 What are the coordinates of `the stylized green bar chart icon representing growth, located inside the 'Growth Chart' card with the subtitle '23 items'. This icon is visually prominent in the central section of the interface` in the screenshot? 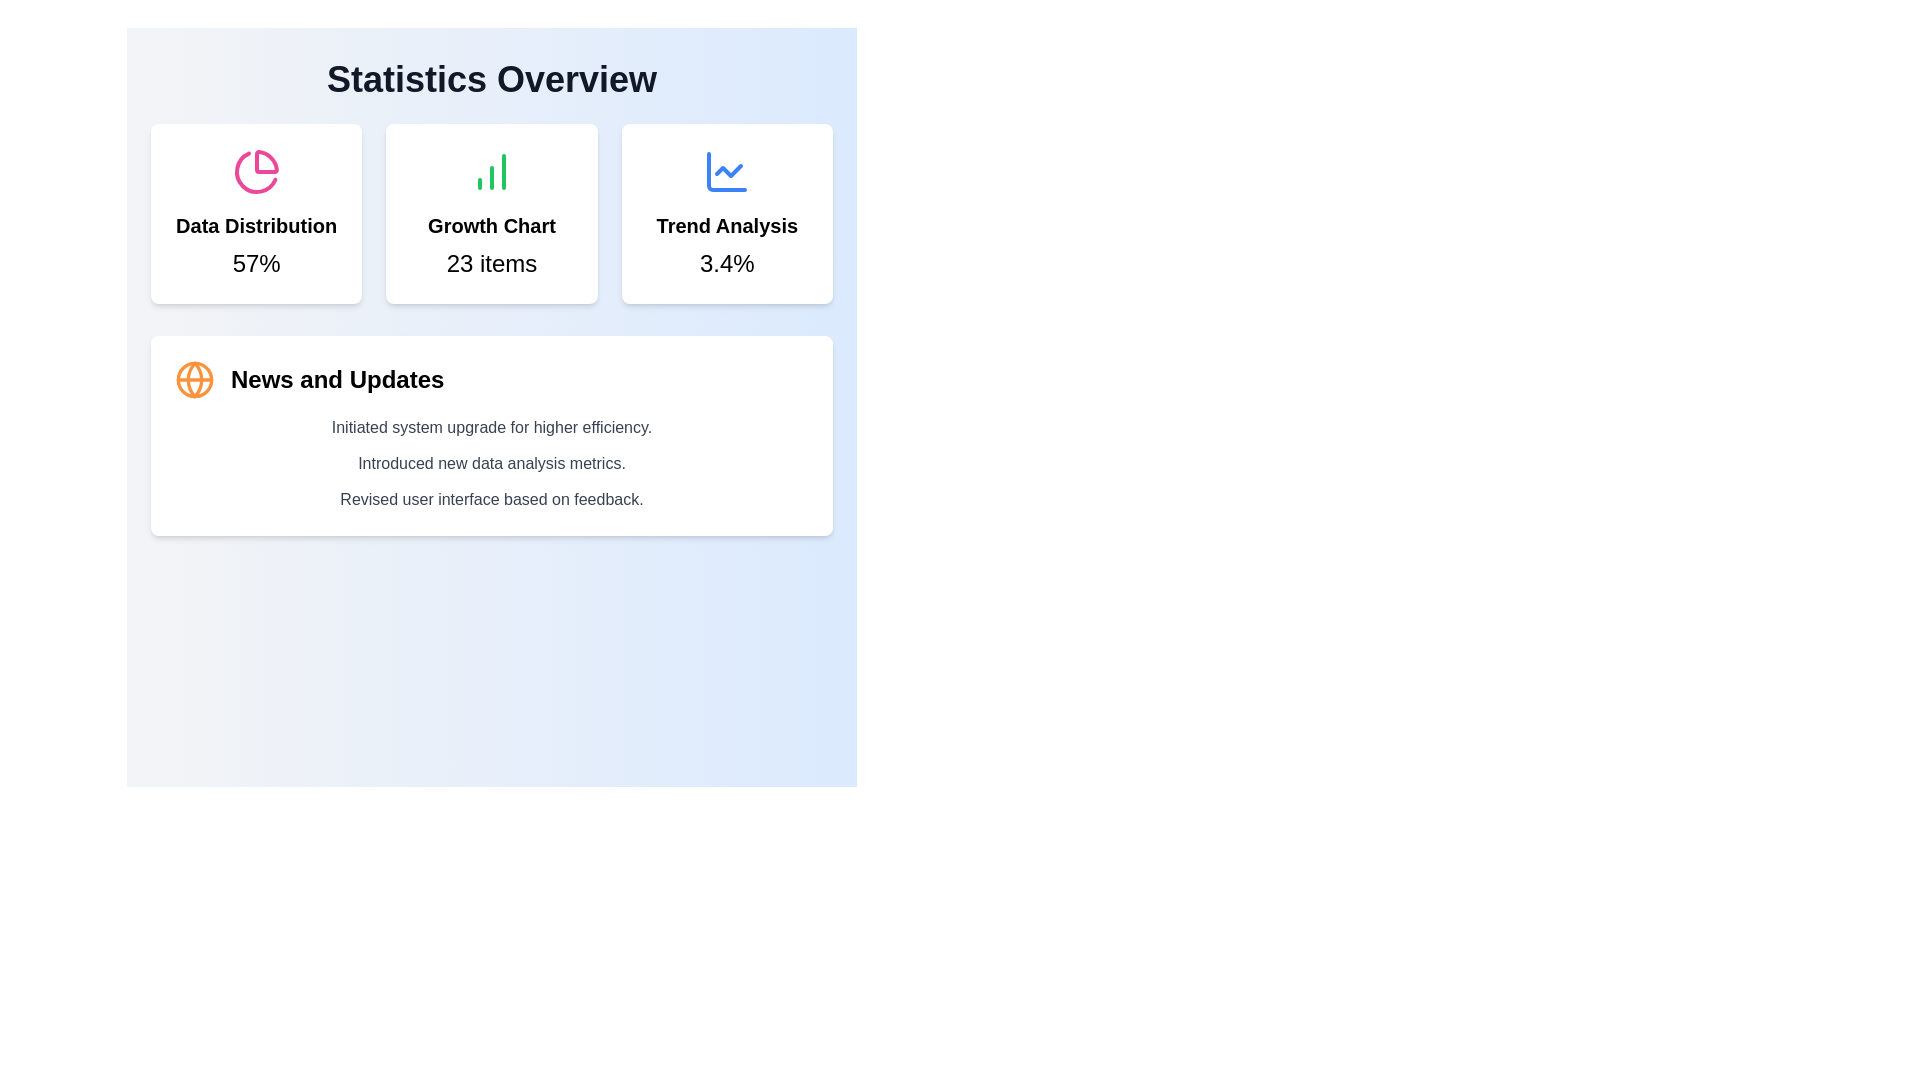 It's located at (491, 171).